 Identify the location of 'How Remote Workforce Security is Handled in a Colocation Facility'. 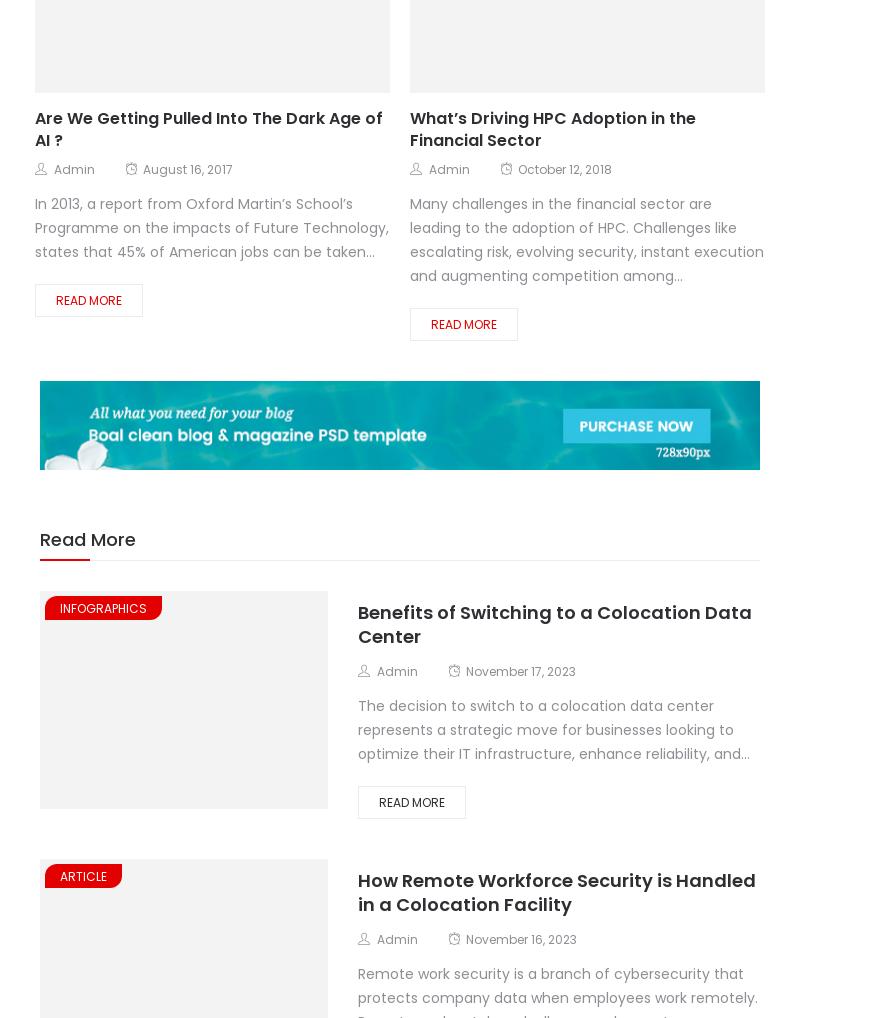
(556, 891).